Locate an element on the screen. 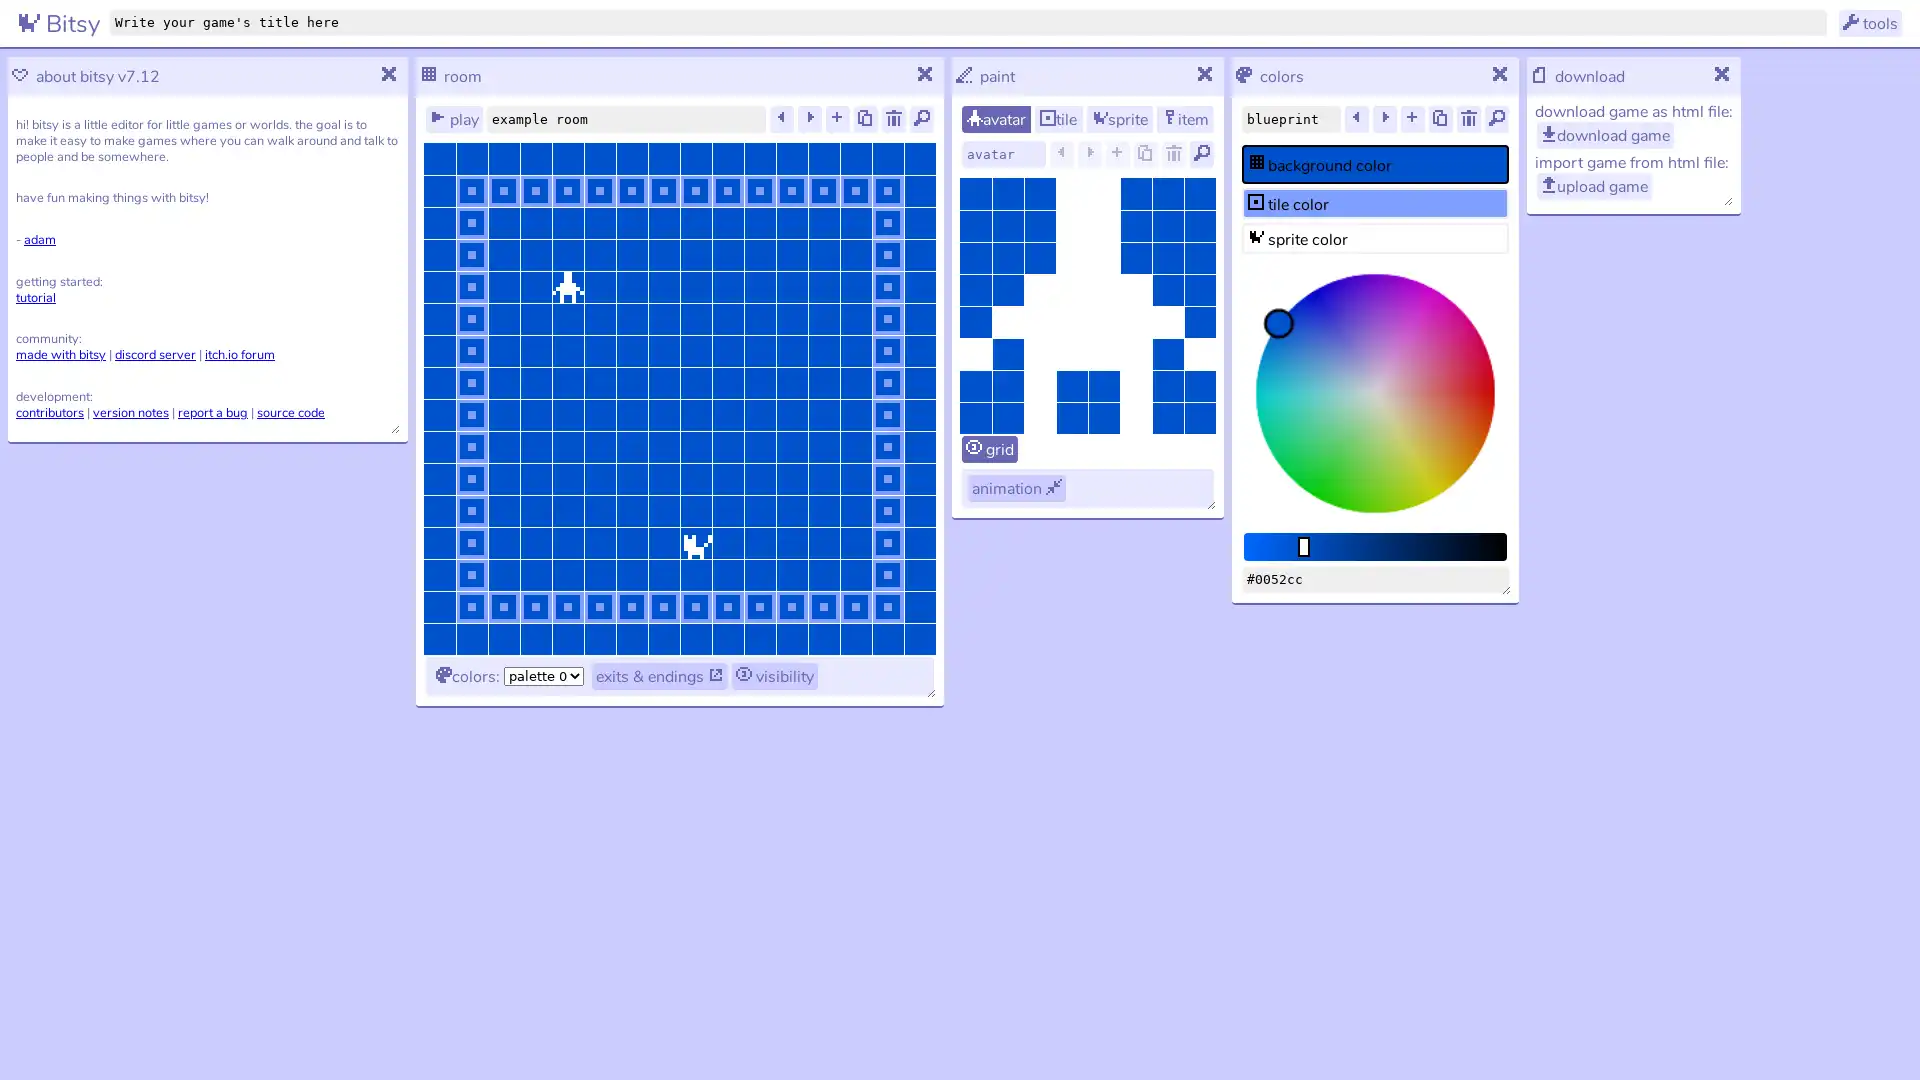 Image resolution: width=1920 pixels, height=1080 pixels. add drawing is located at coordinates (1117, 153).